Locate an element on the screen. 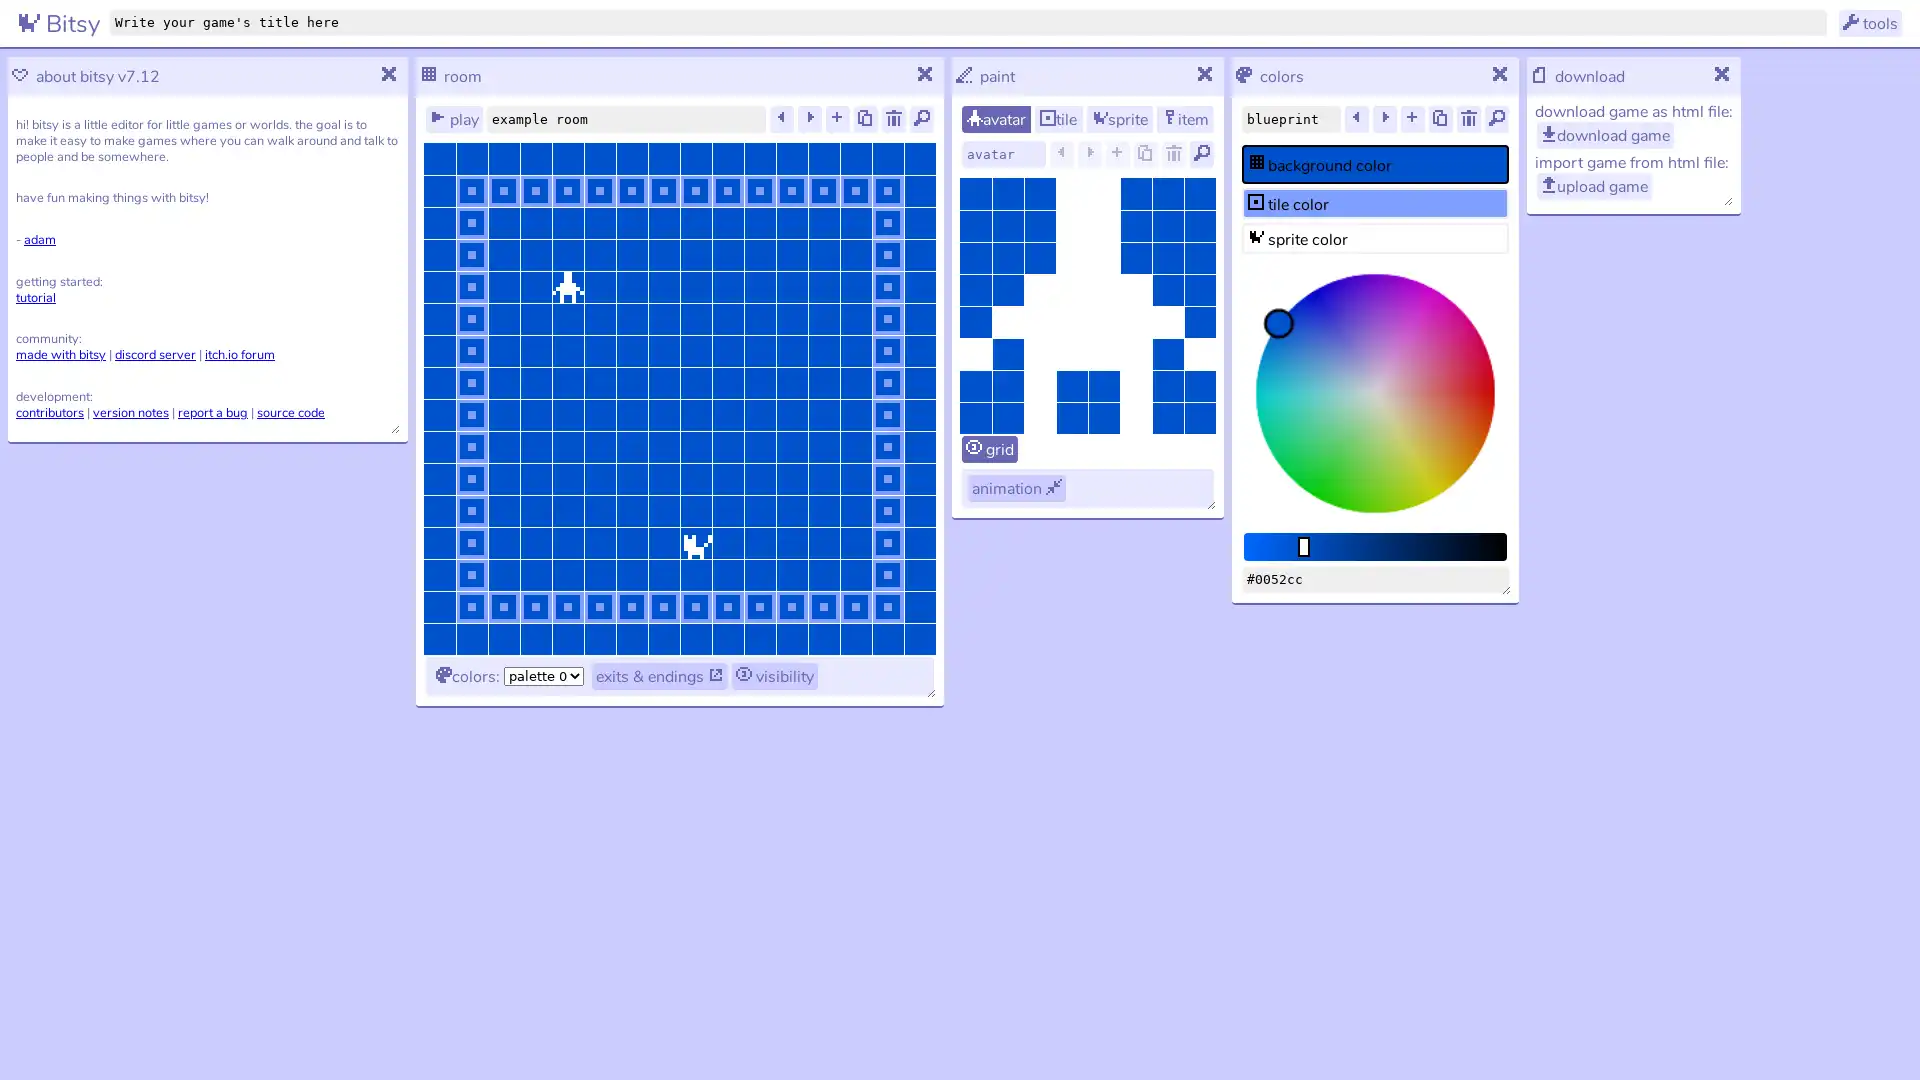 Image resolution: width=1920 pixels, height=1080 pixels. add drawing is located at coordinates (1117, 153).